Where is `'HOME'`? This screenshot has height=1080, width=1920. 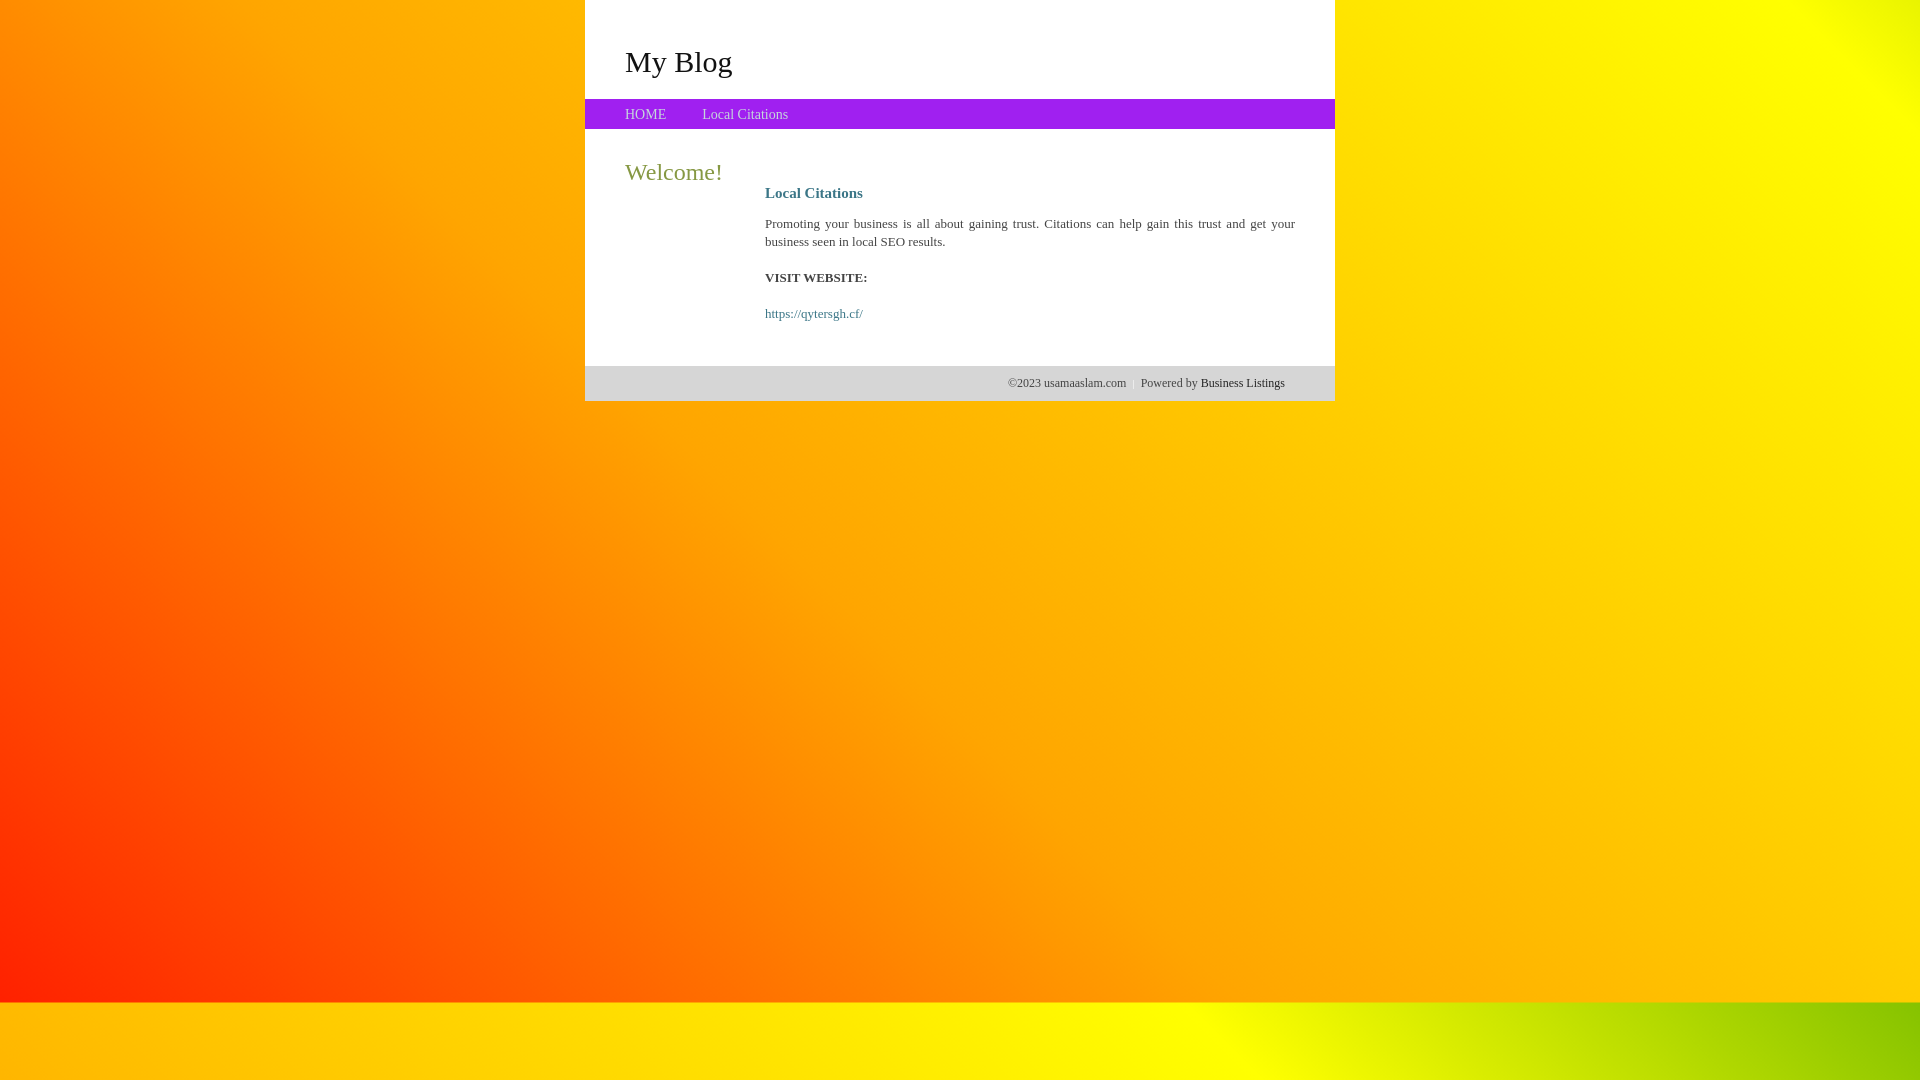 'HOME' is located at coordinates (623, 114).